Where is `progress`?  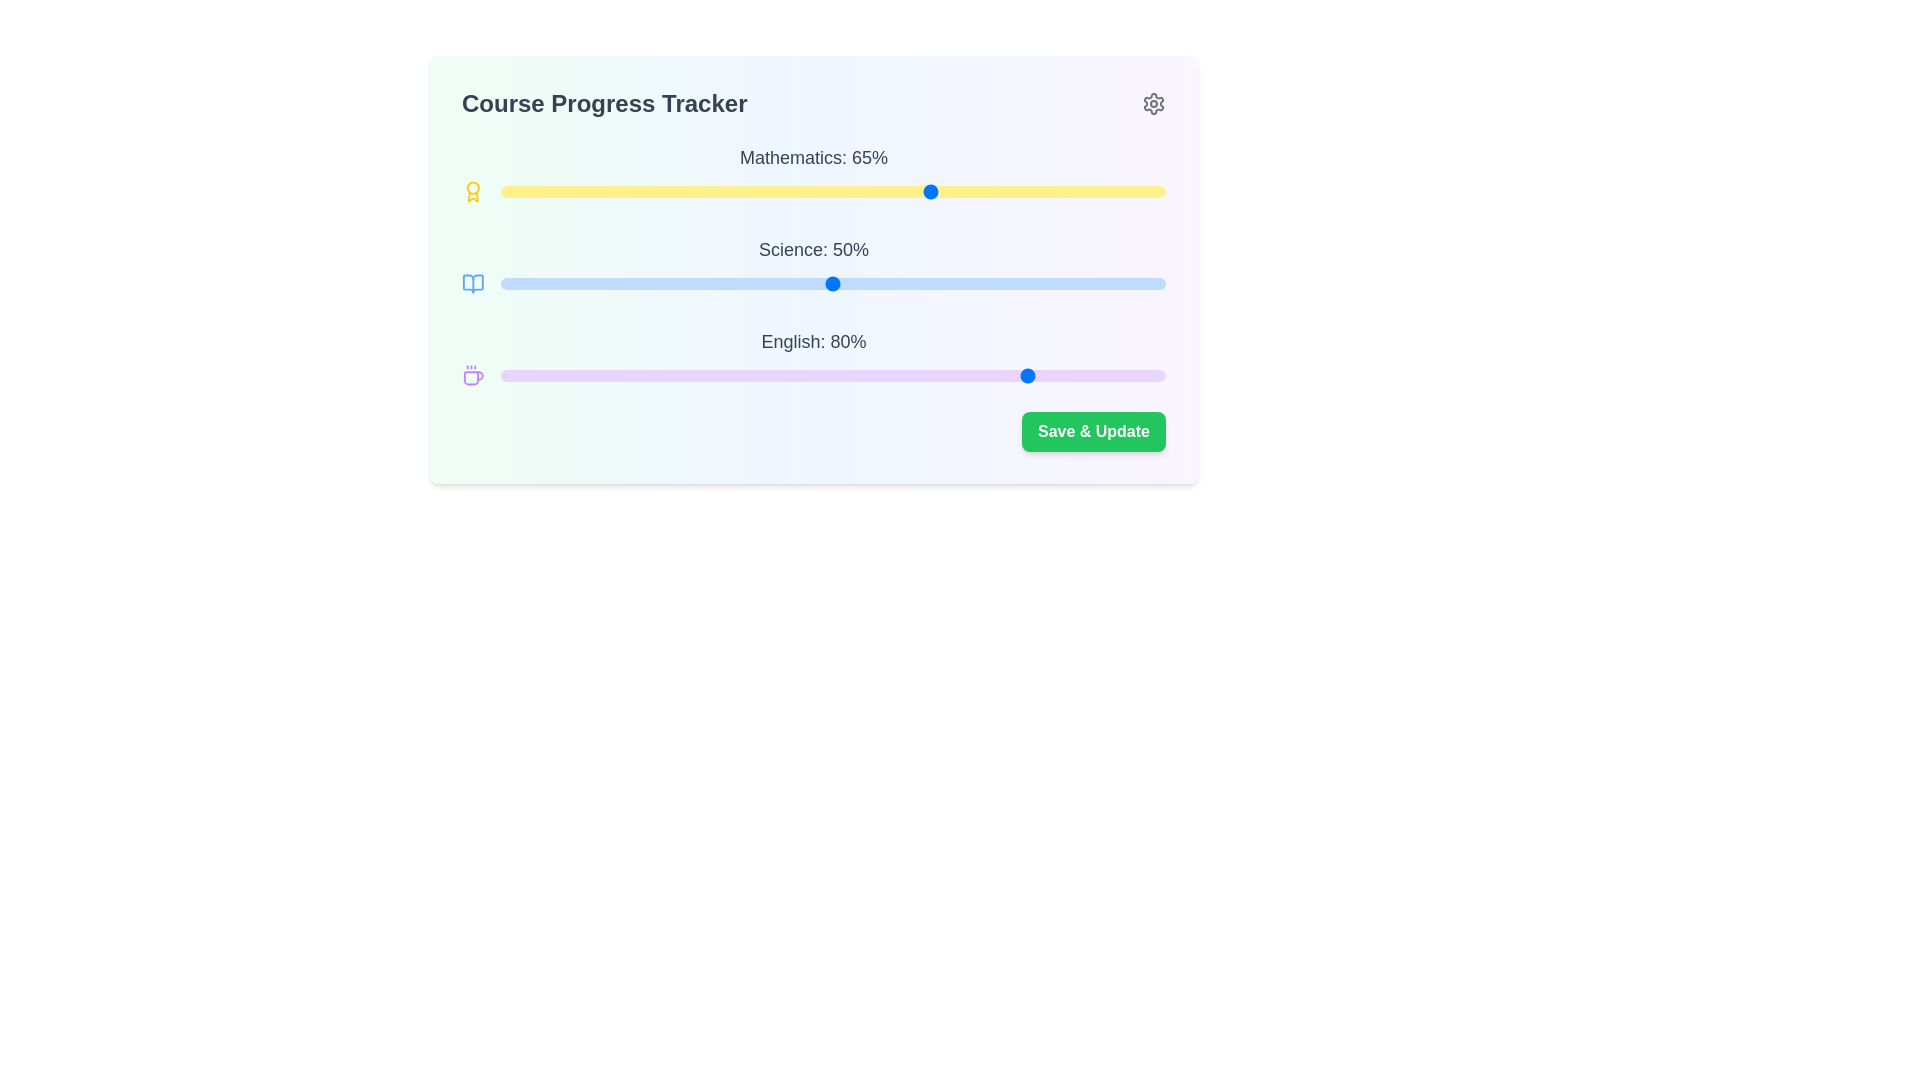 progress is located at coordinates (833, 284).